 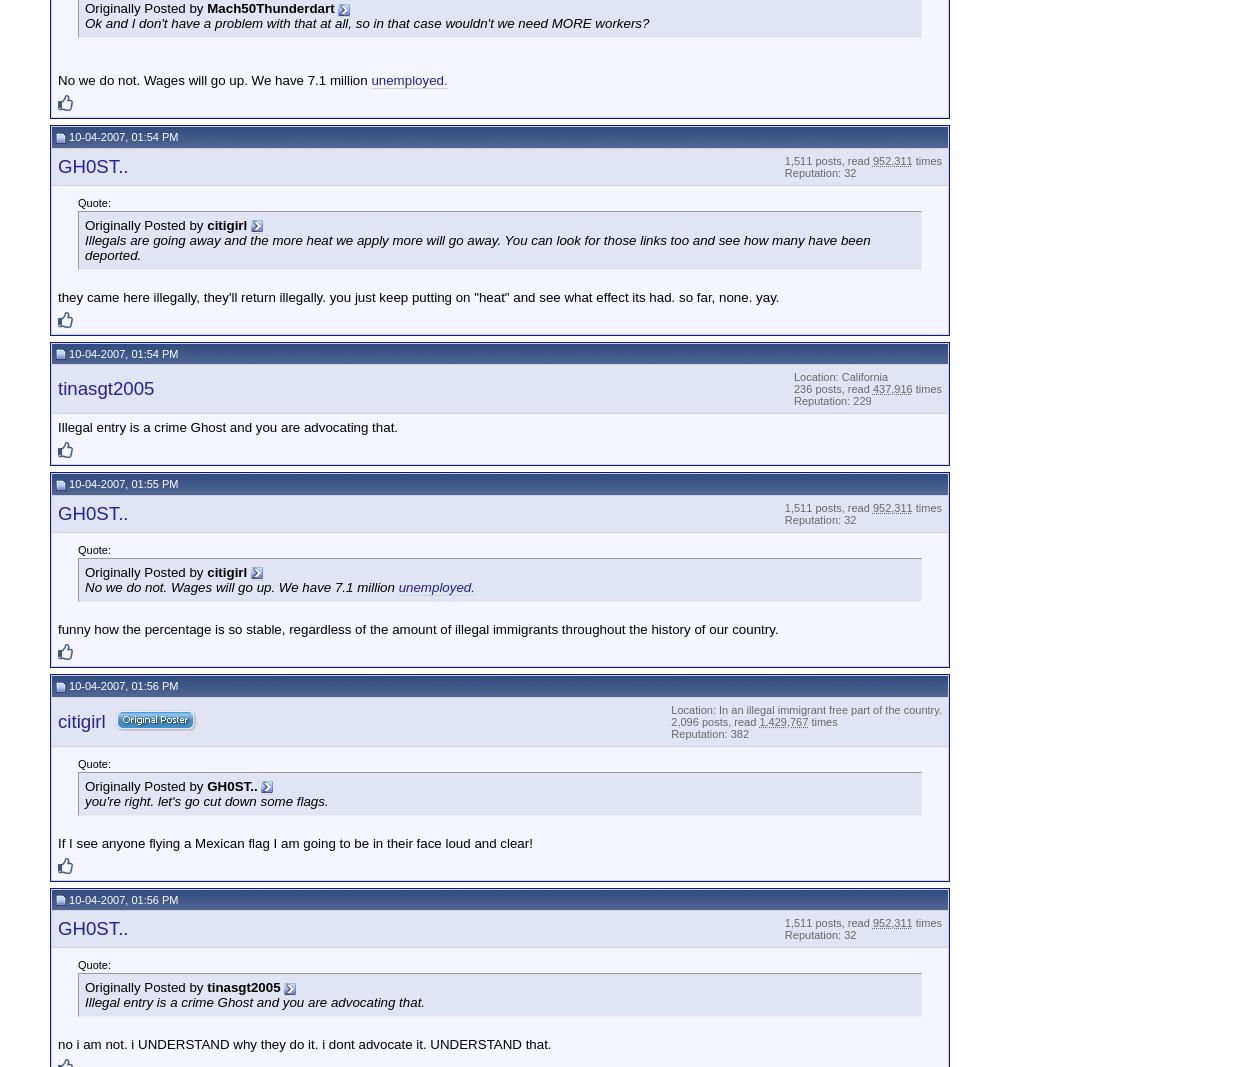 I want to click on 'no i am not. i UNDERSTAND why they do it. i dont advocate it. UNDERSTAND that.', so click(x=57, y=1044).